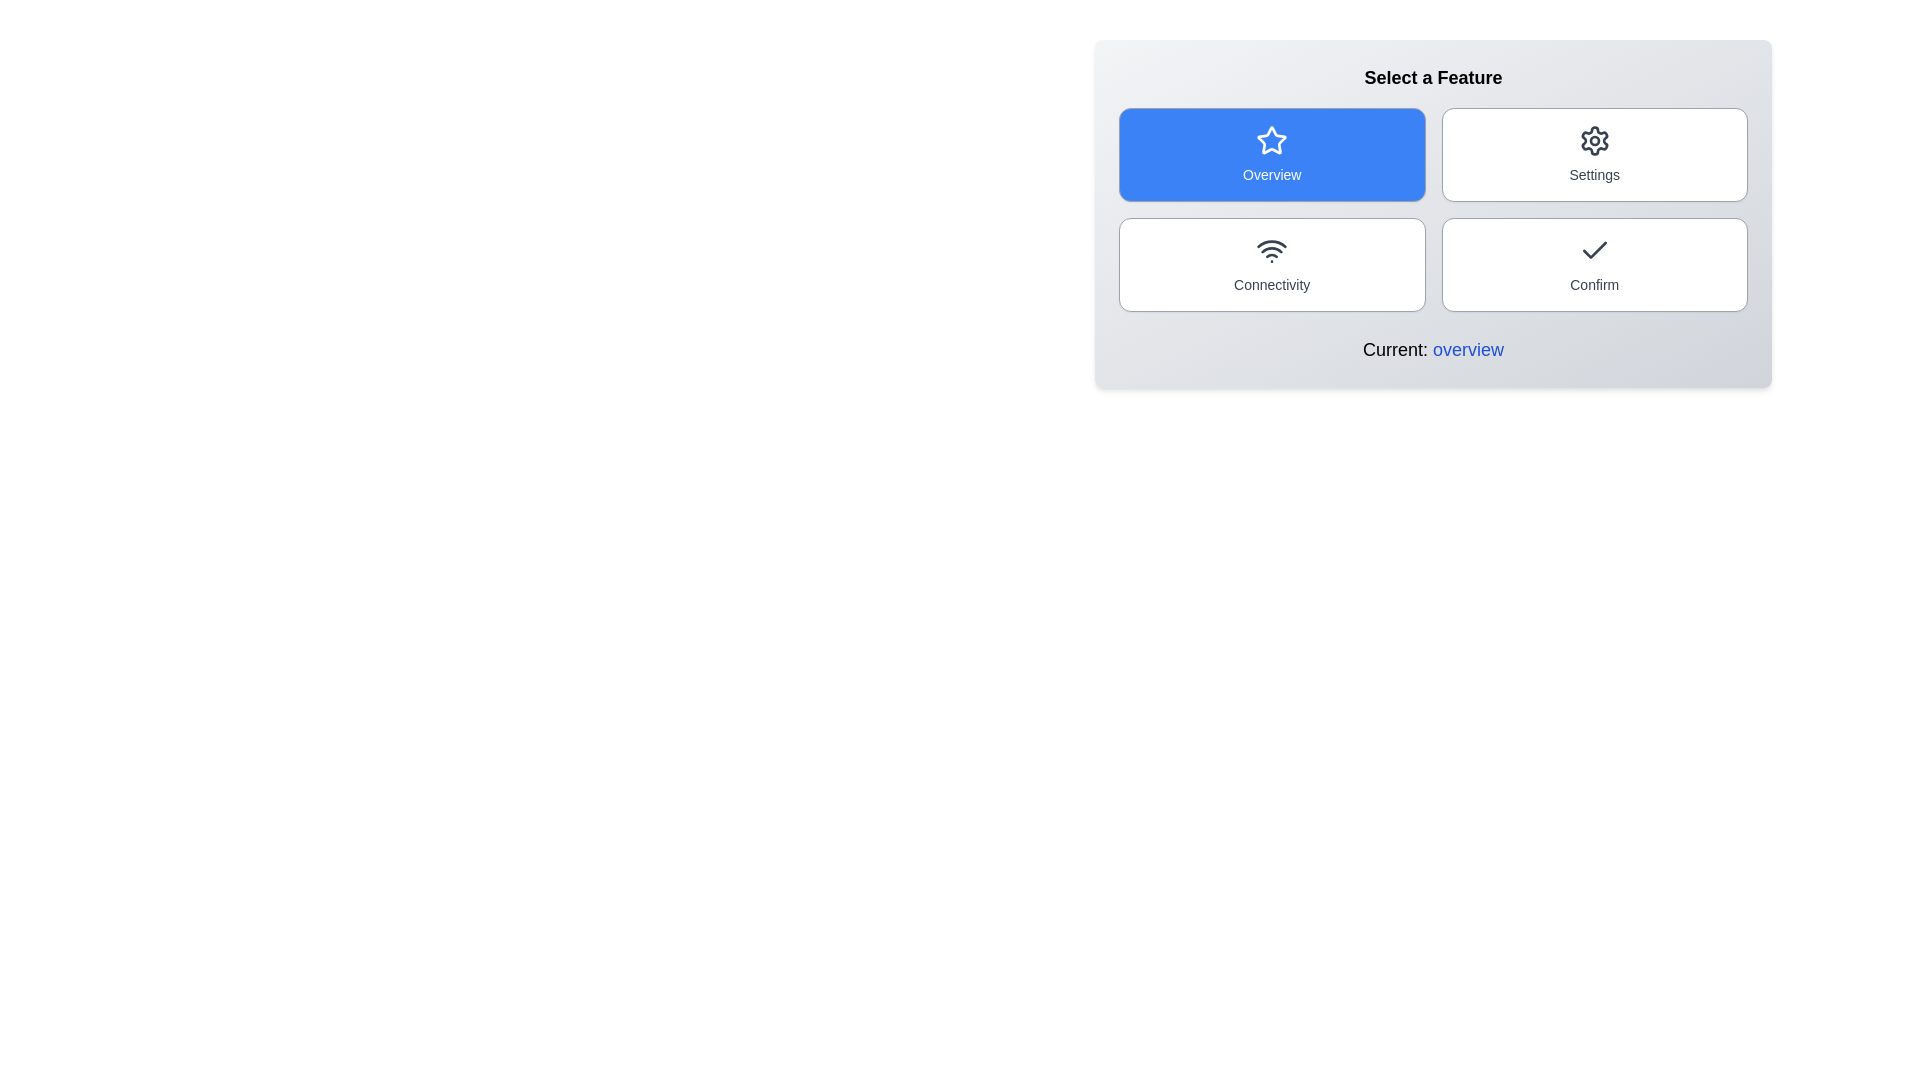  What do you see at coordinates (1593, 264) in the screenshot?
I see `the button corresponding to the feature confirm` at bounding box center [1593, 264].